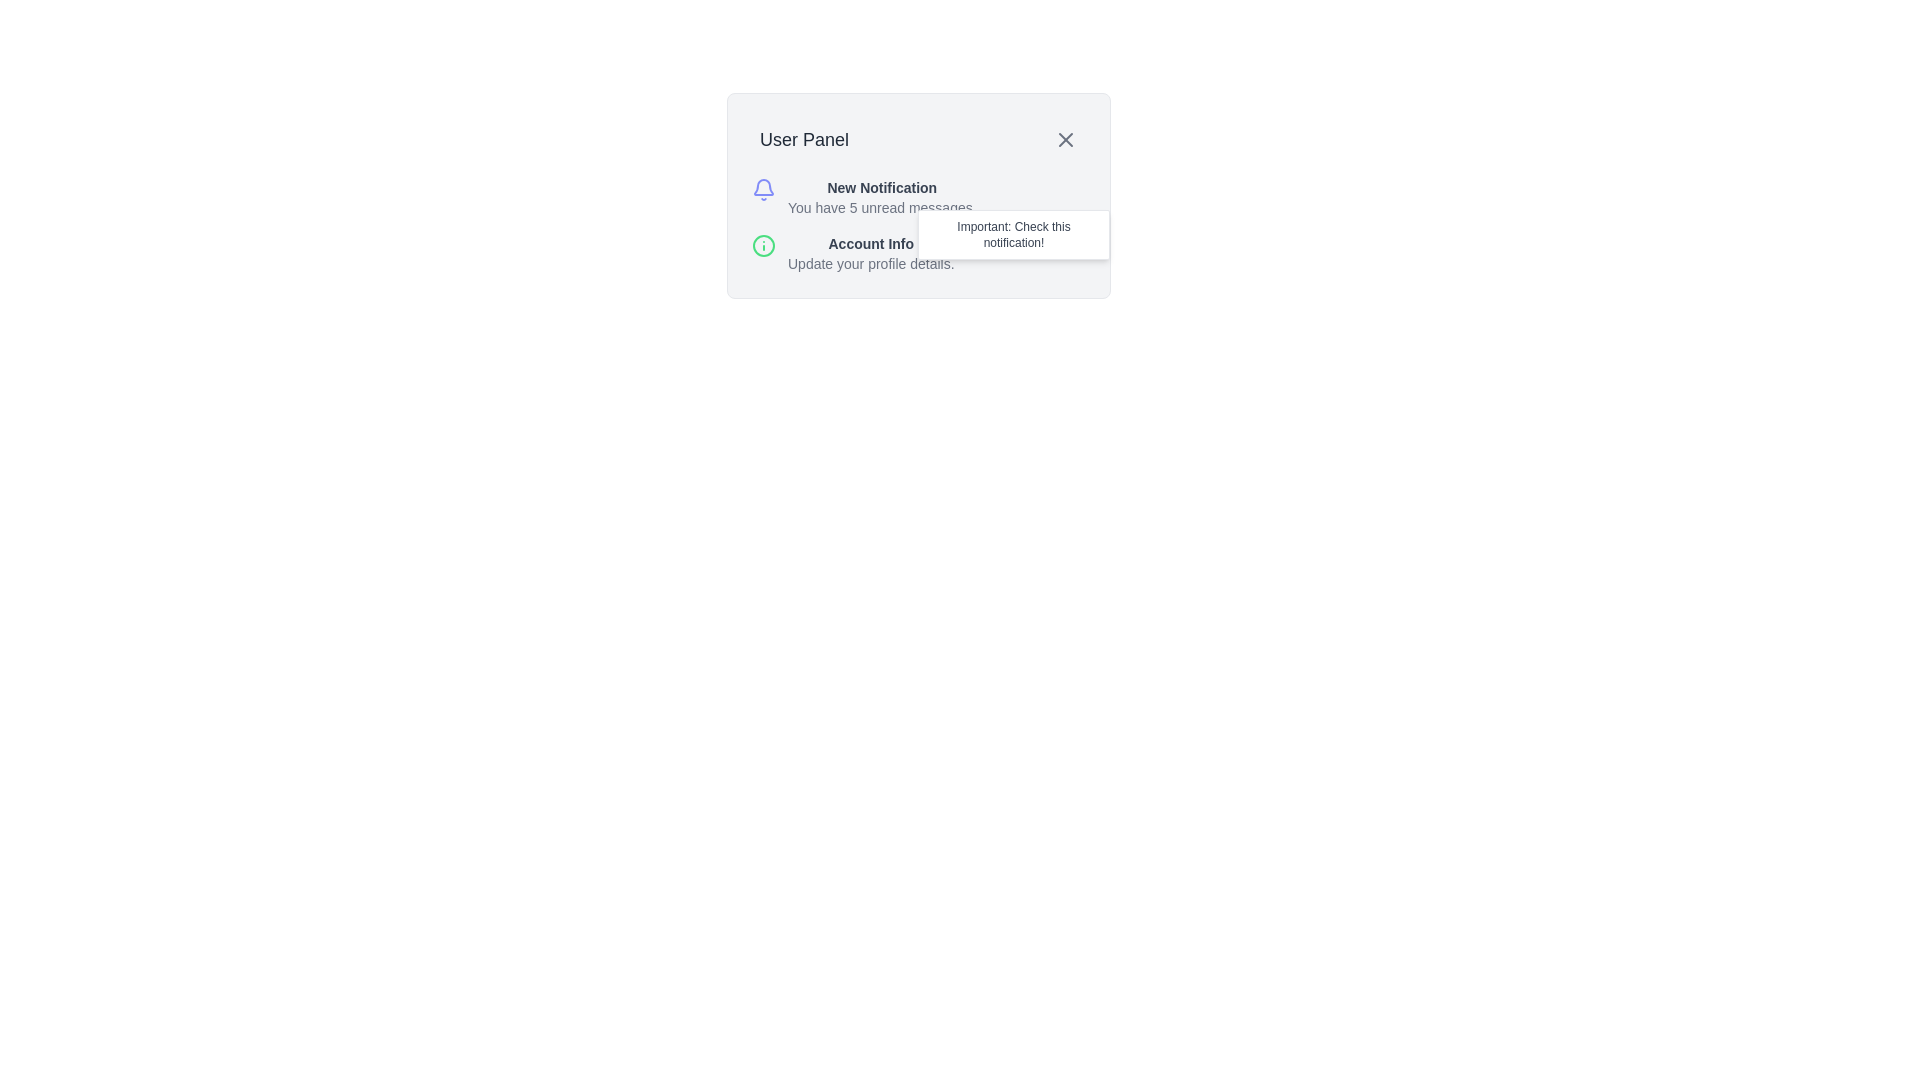  What do you see at coordinates (871, 262) in the screenshot?
I see `the descriptive text label located under the 'Account Info' section, which provides additional information or context related to the account` at bounding box center [871, 262].